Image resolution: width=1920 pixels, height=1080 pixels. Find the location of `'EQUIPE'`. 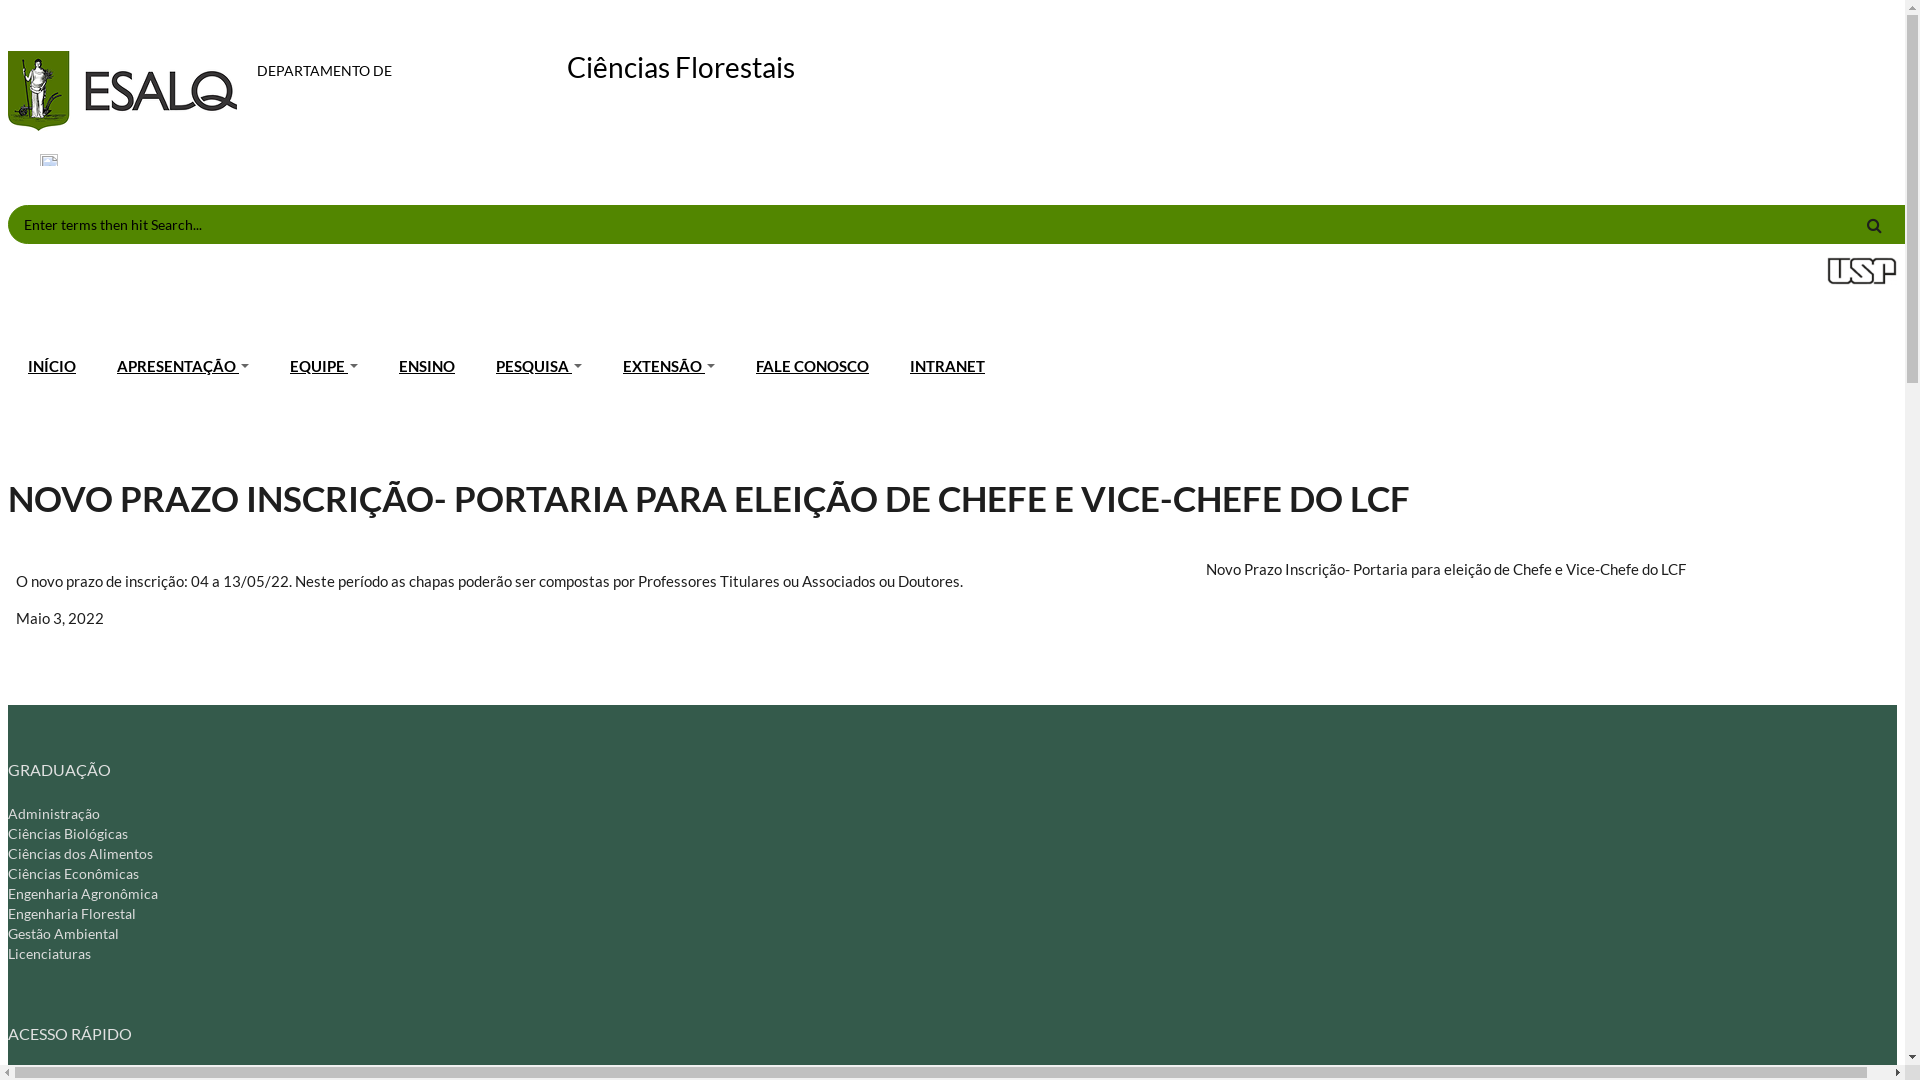

'EQUIPE' is located at coordinates (324, 366).